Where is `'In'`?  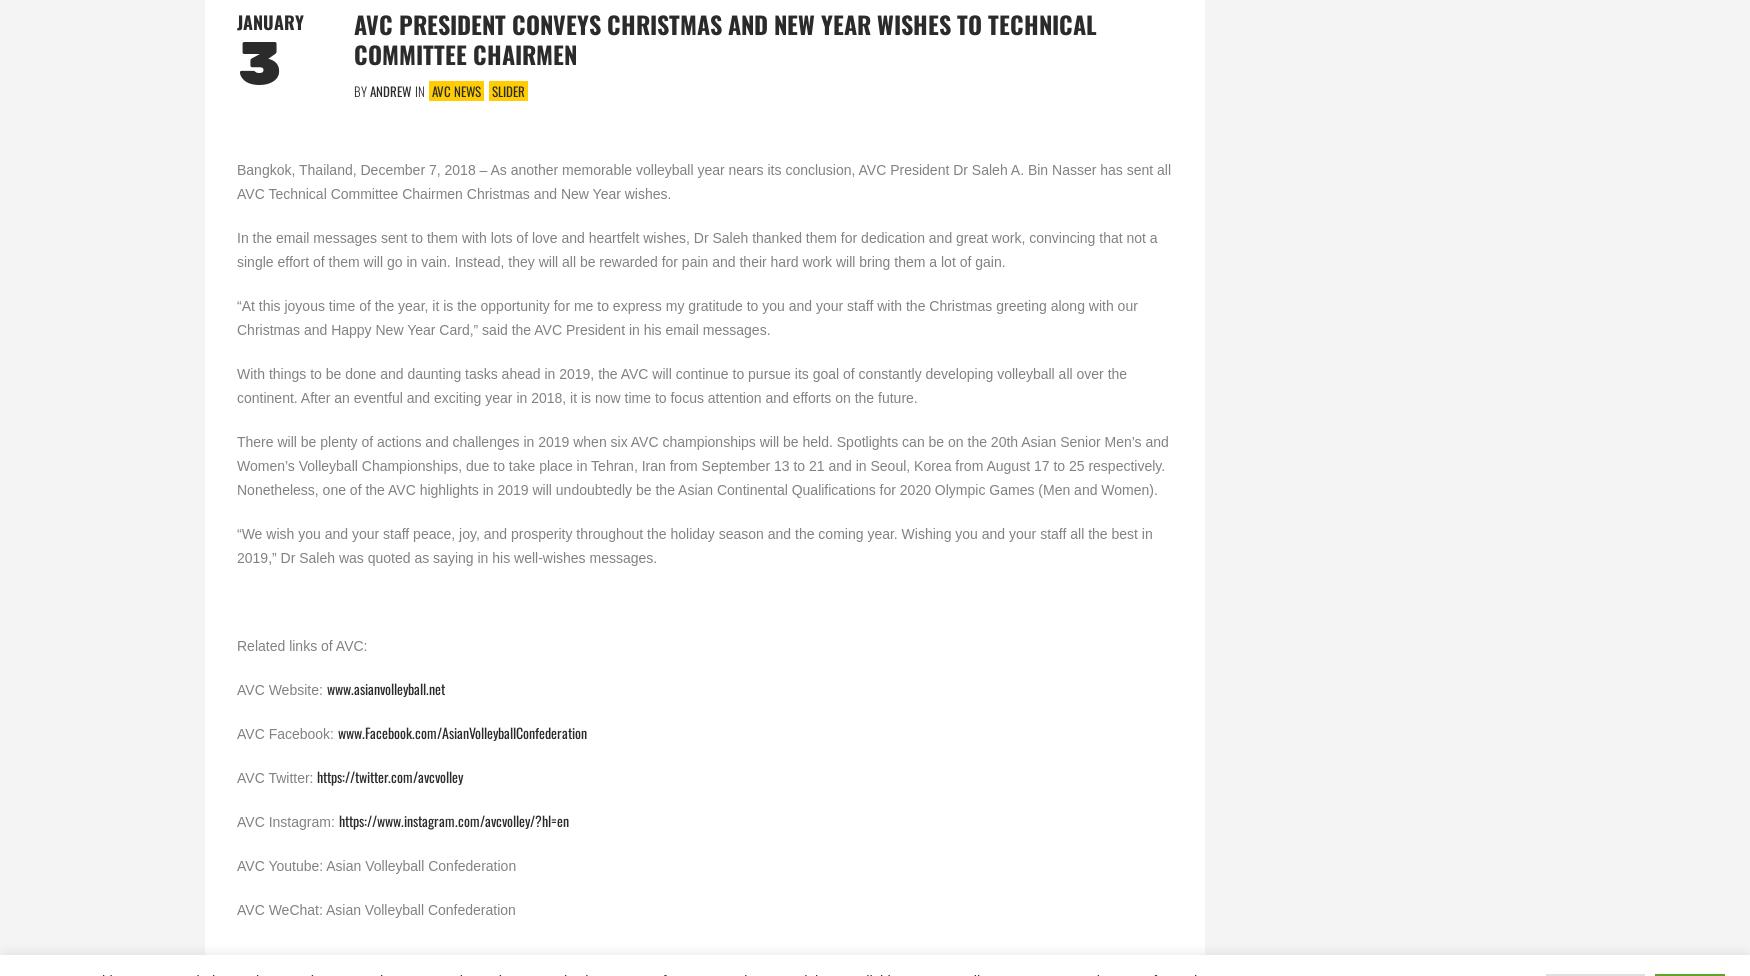
'In' is located at coordinates (419, 89).